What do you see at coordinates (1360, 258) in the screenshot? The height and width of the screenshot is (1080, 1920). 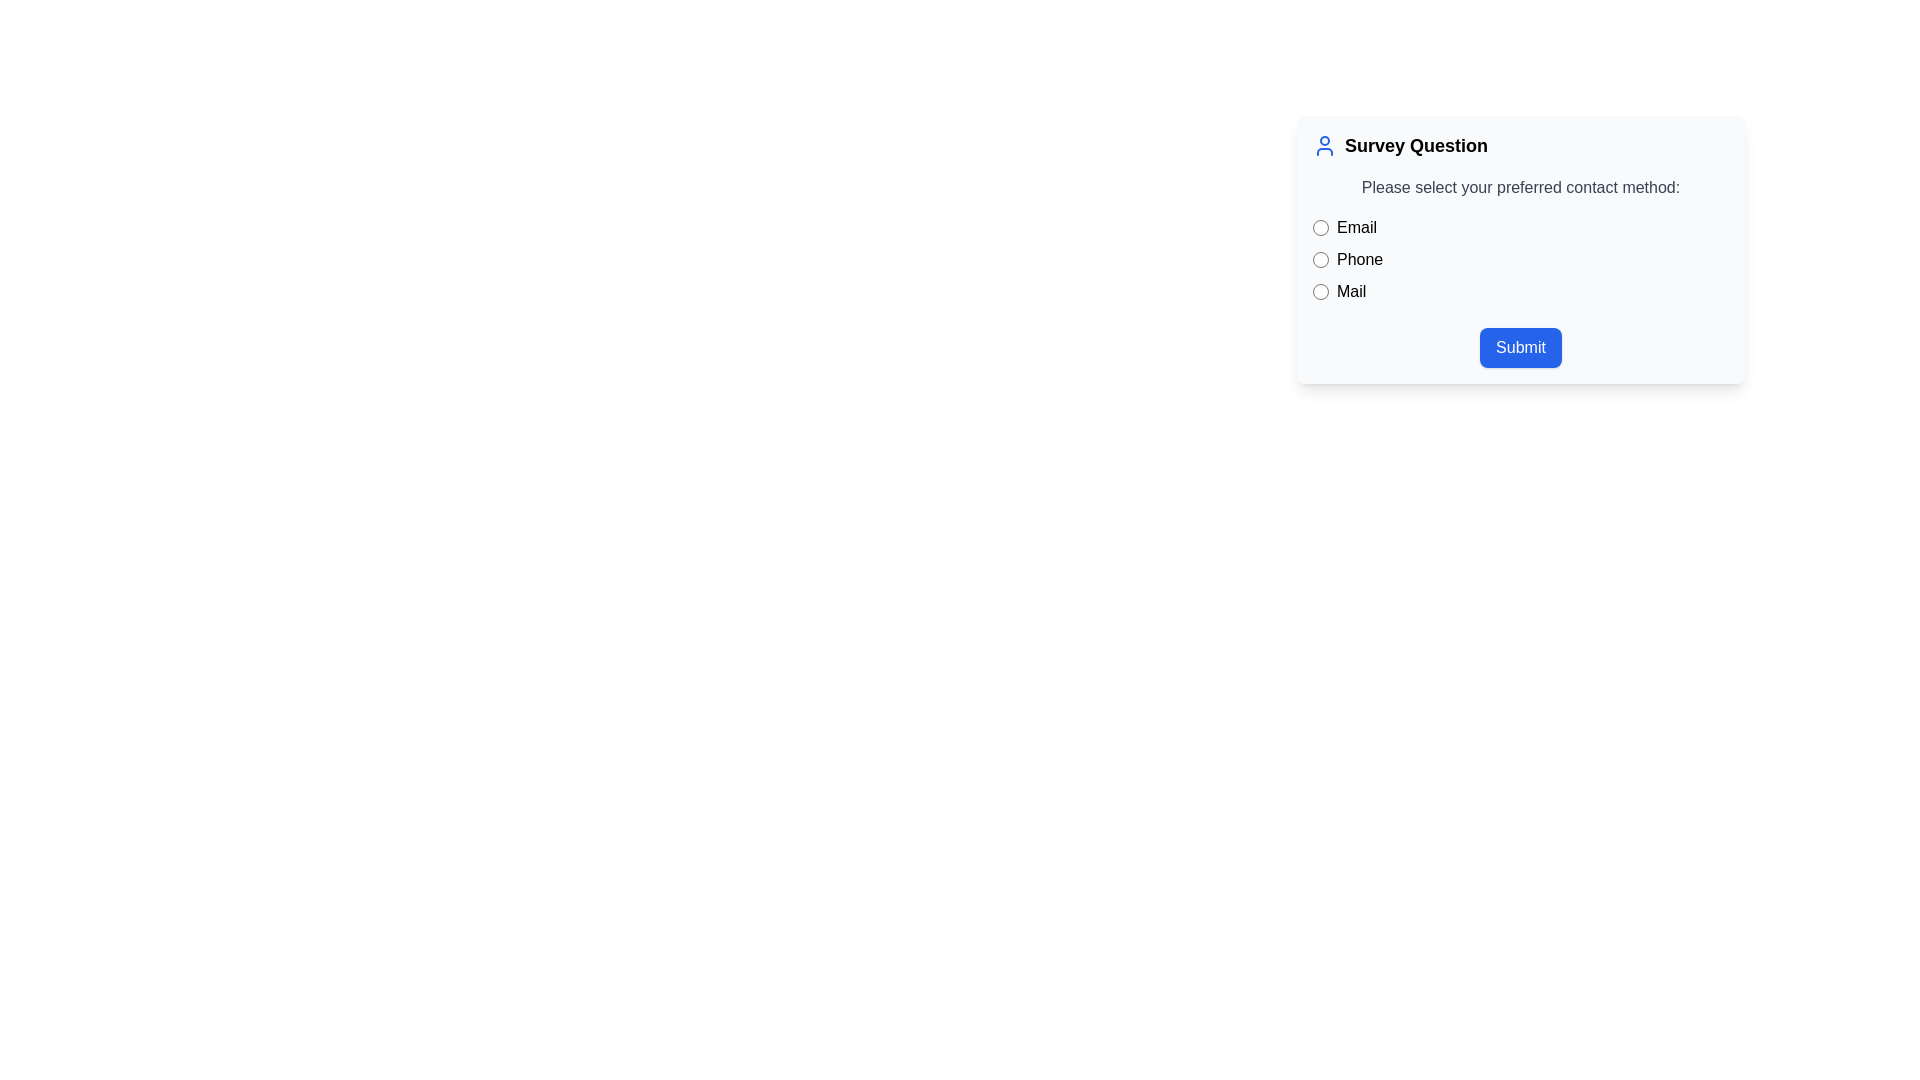 I see `the text label element indicating the selection option 'Phone', which is adjacent to the radio button on the left side` at bounding box center [1360, 258].